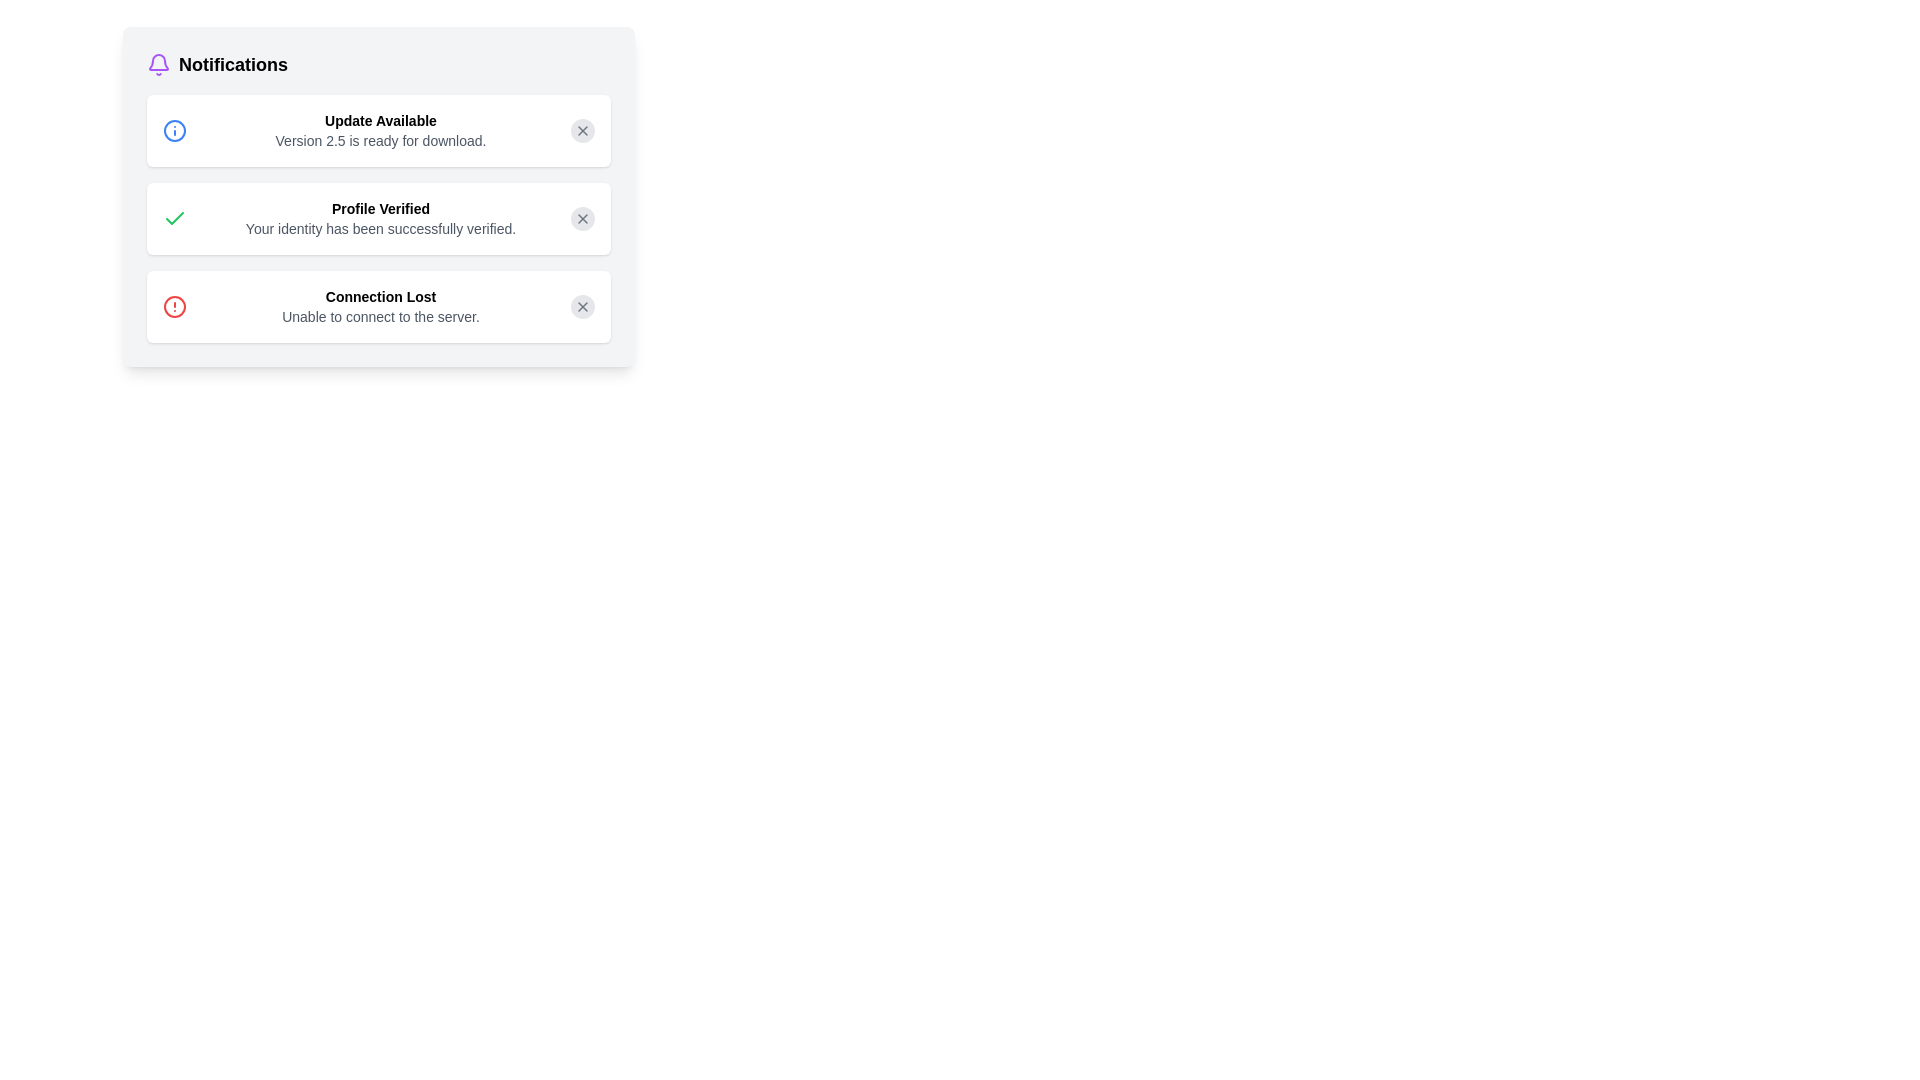  Describe the element at coordinates (581, 307) in the screenshot. I see `close button for the notification titled 'Connection Lost'` at that location.